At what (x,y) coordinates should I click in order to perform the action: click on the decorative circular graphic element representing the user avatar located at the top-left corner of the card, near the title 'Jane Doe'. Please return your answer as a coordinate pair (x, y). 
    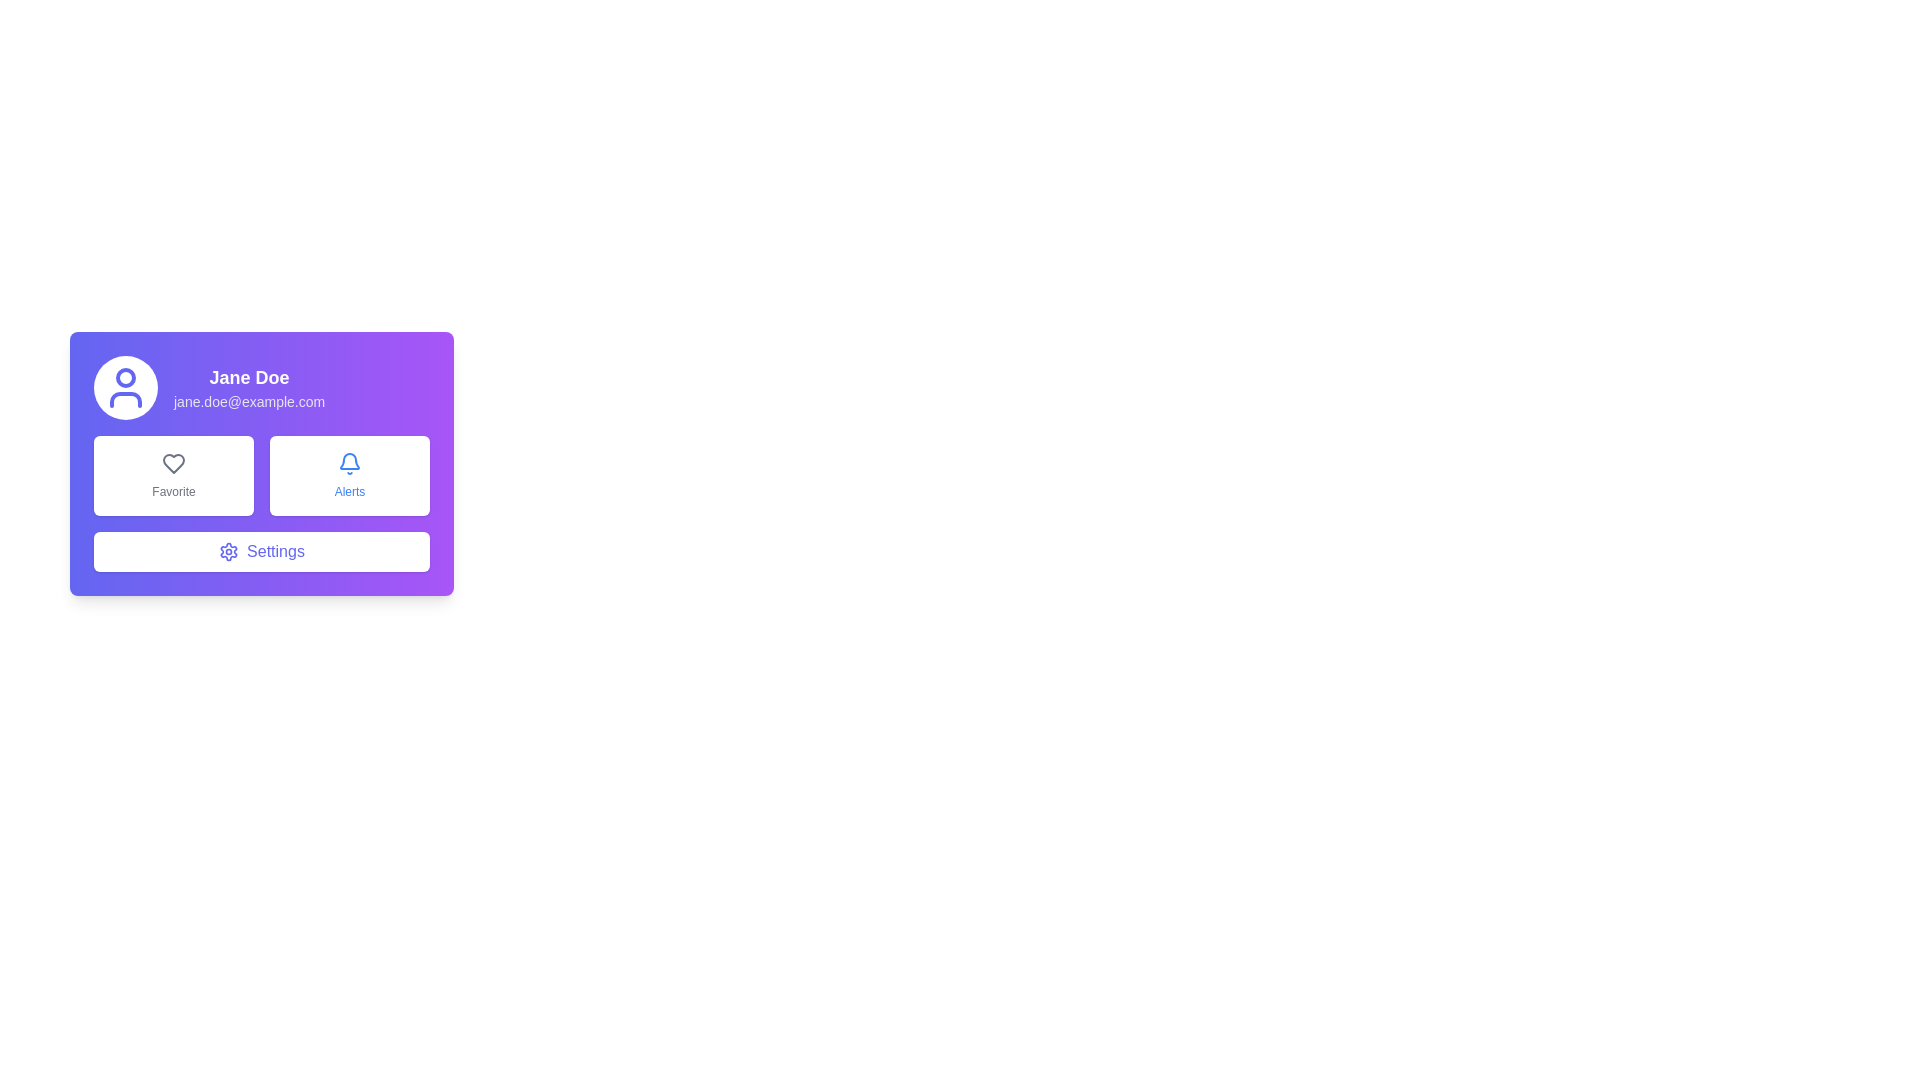
    Looking at the image, I should click on (124, 378).